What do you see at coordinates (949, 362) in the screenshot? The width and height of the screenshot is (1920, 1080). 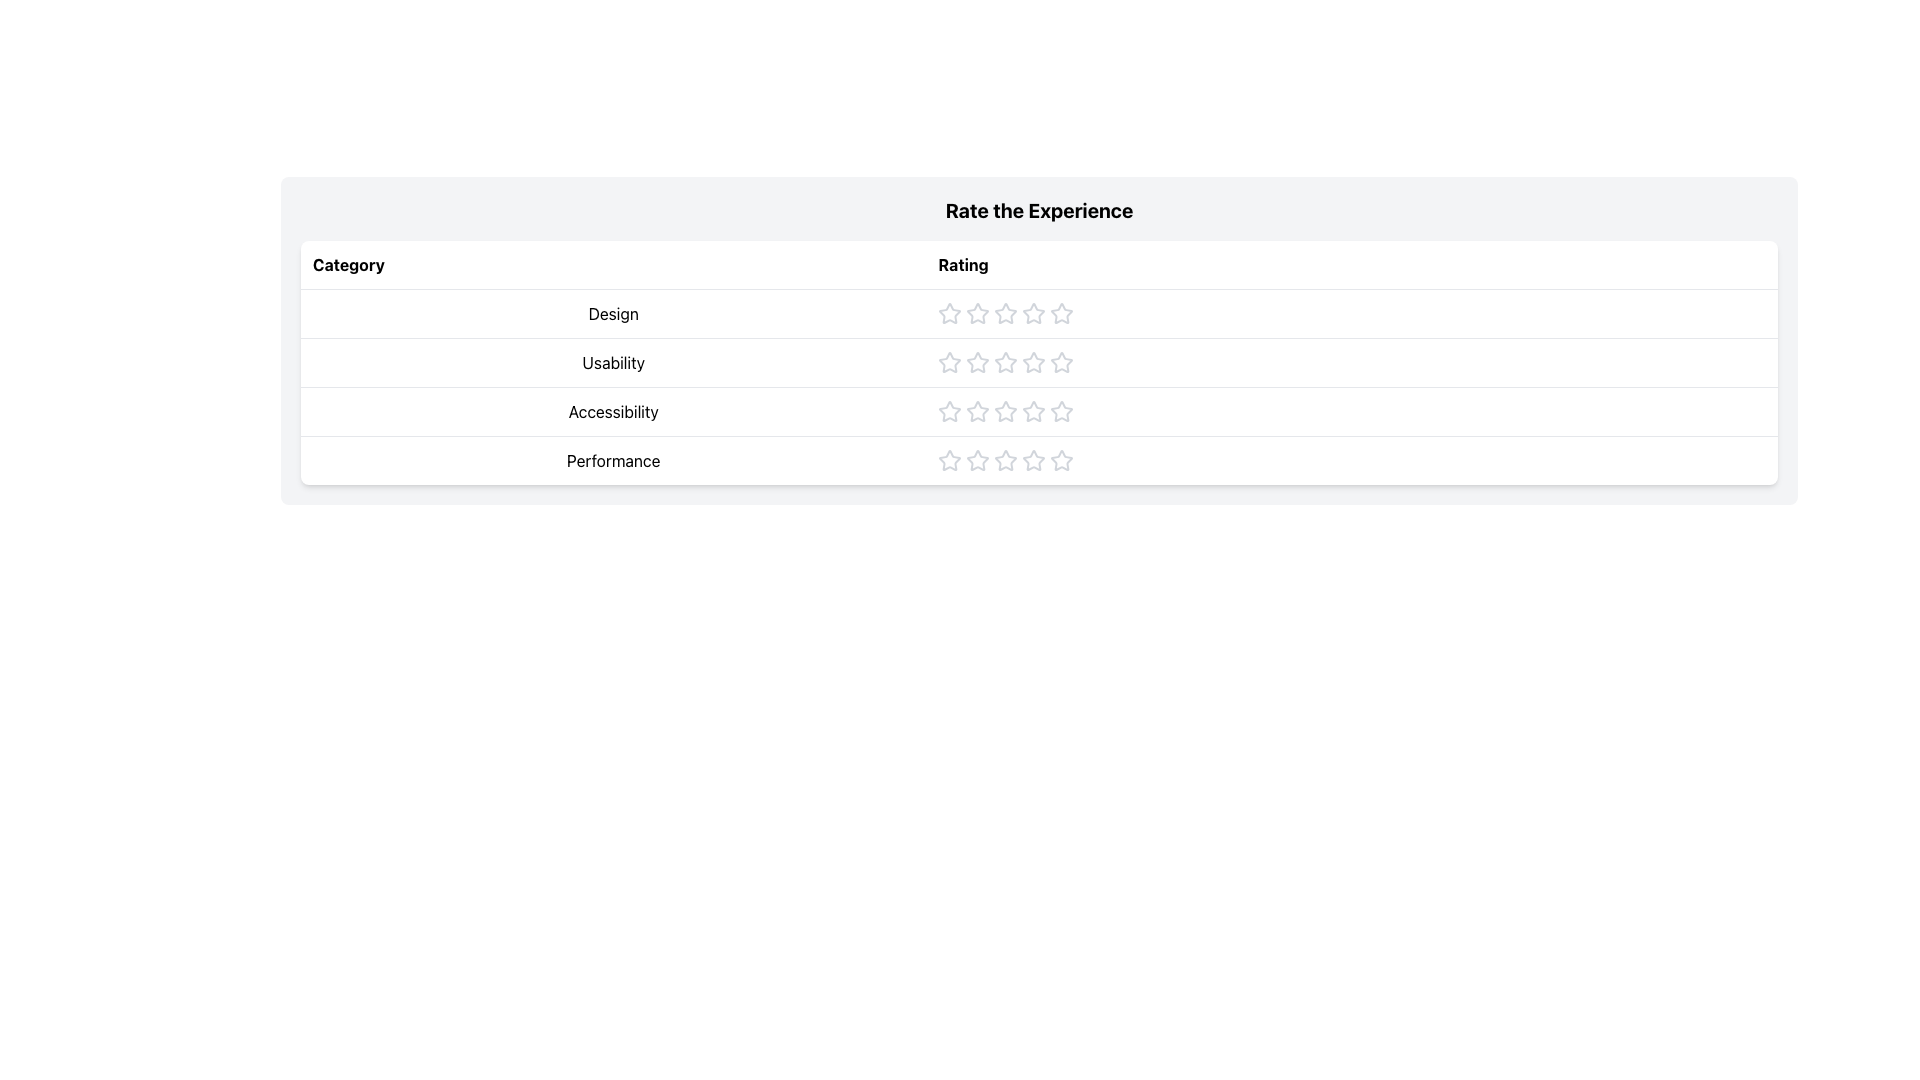 I see `the first rating star icon in the 'Usability' row` at bounding box center [949, 362].